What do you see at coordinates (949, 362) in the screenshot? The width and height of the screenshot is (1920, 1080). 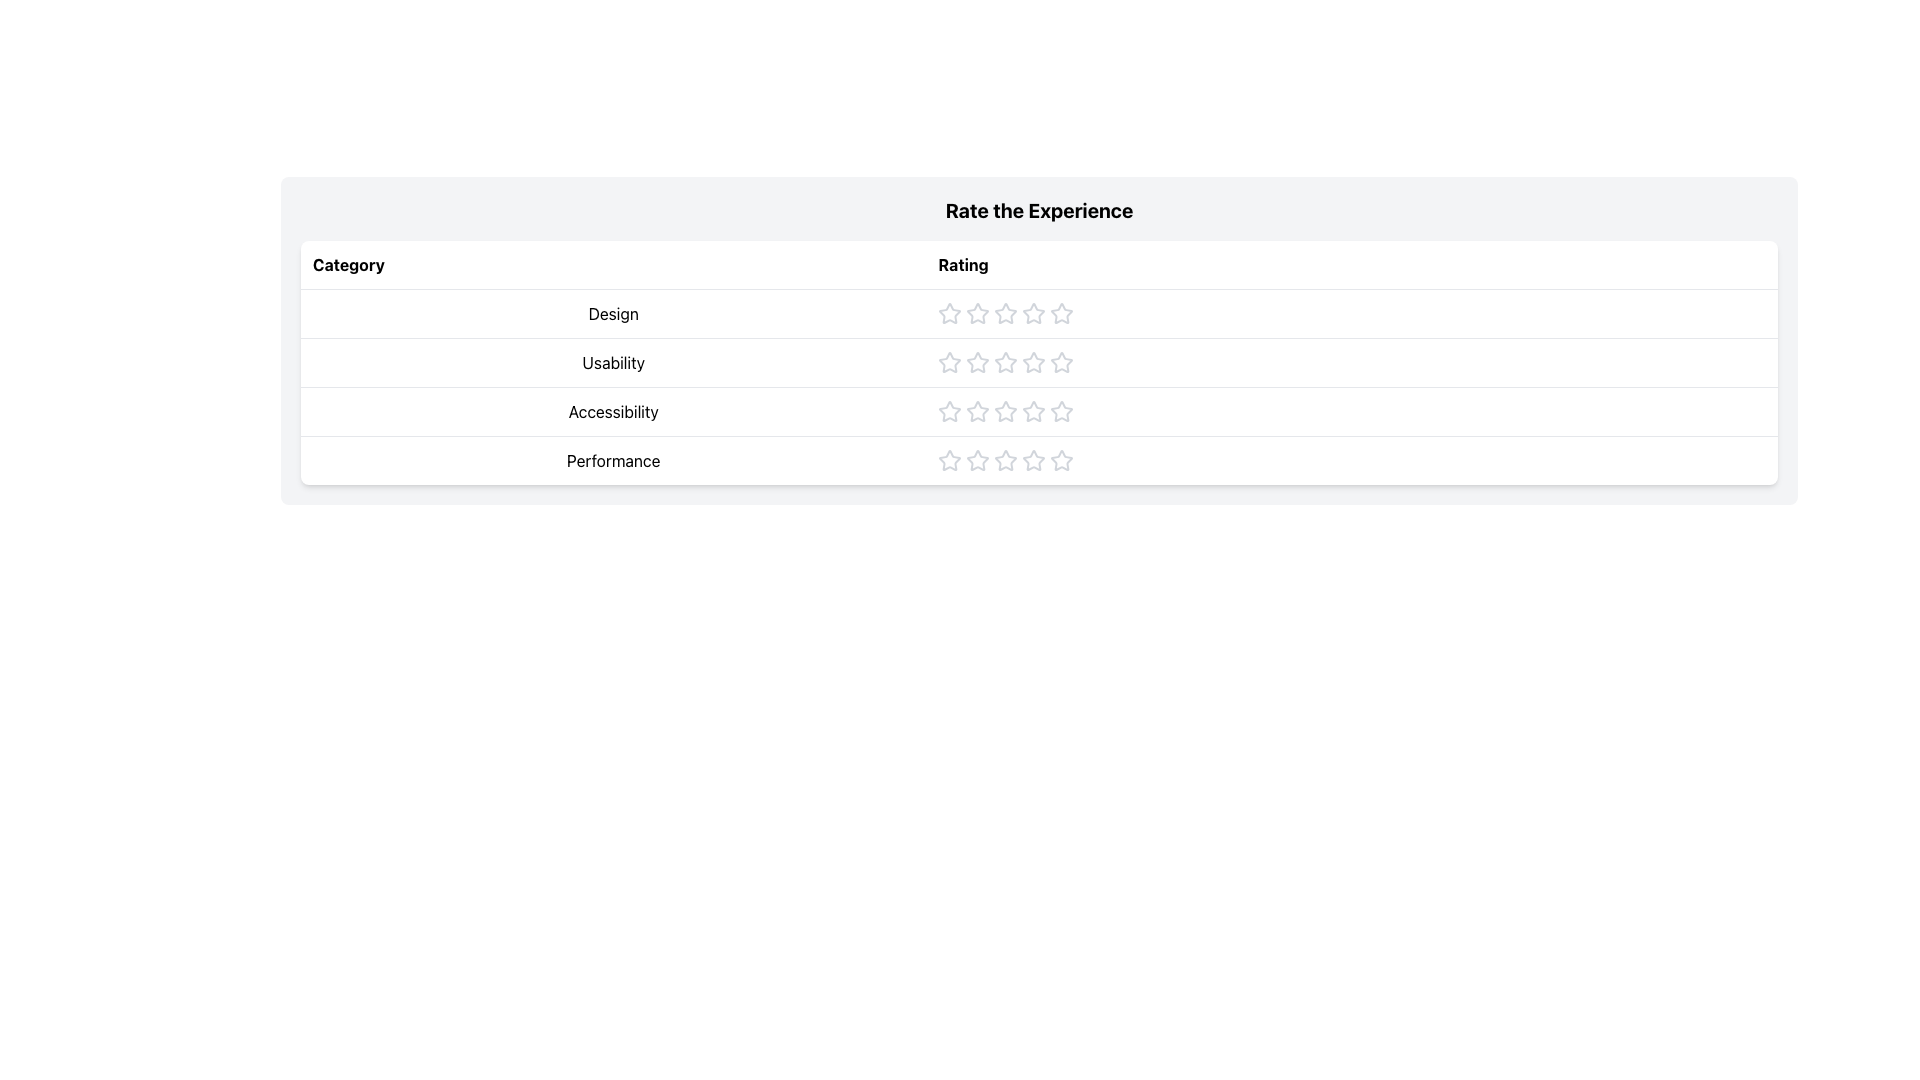 I see `the first rating star icon in the 'Usability' row` at bounding box center [949, 362].